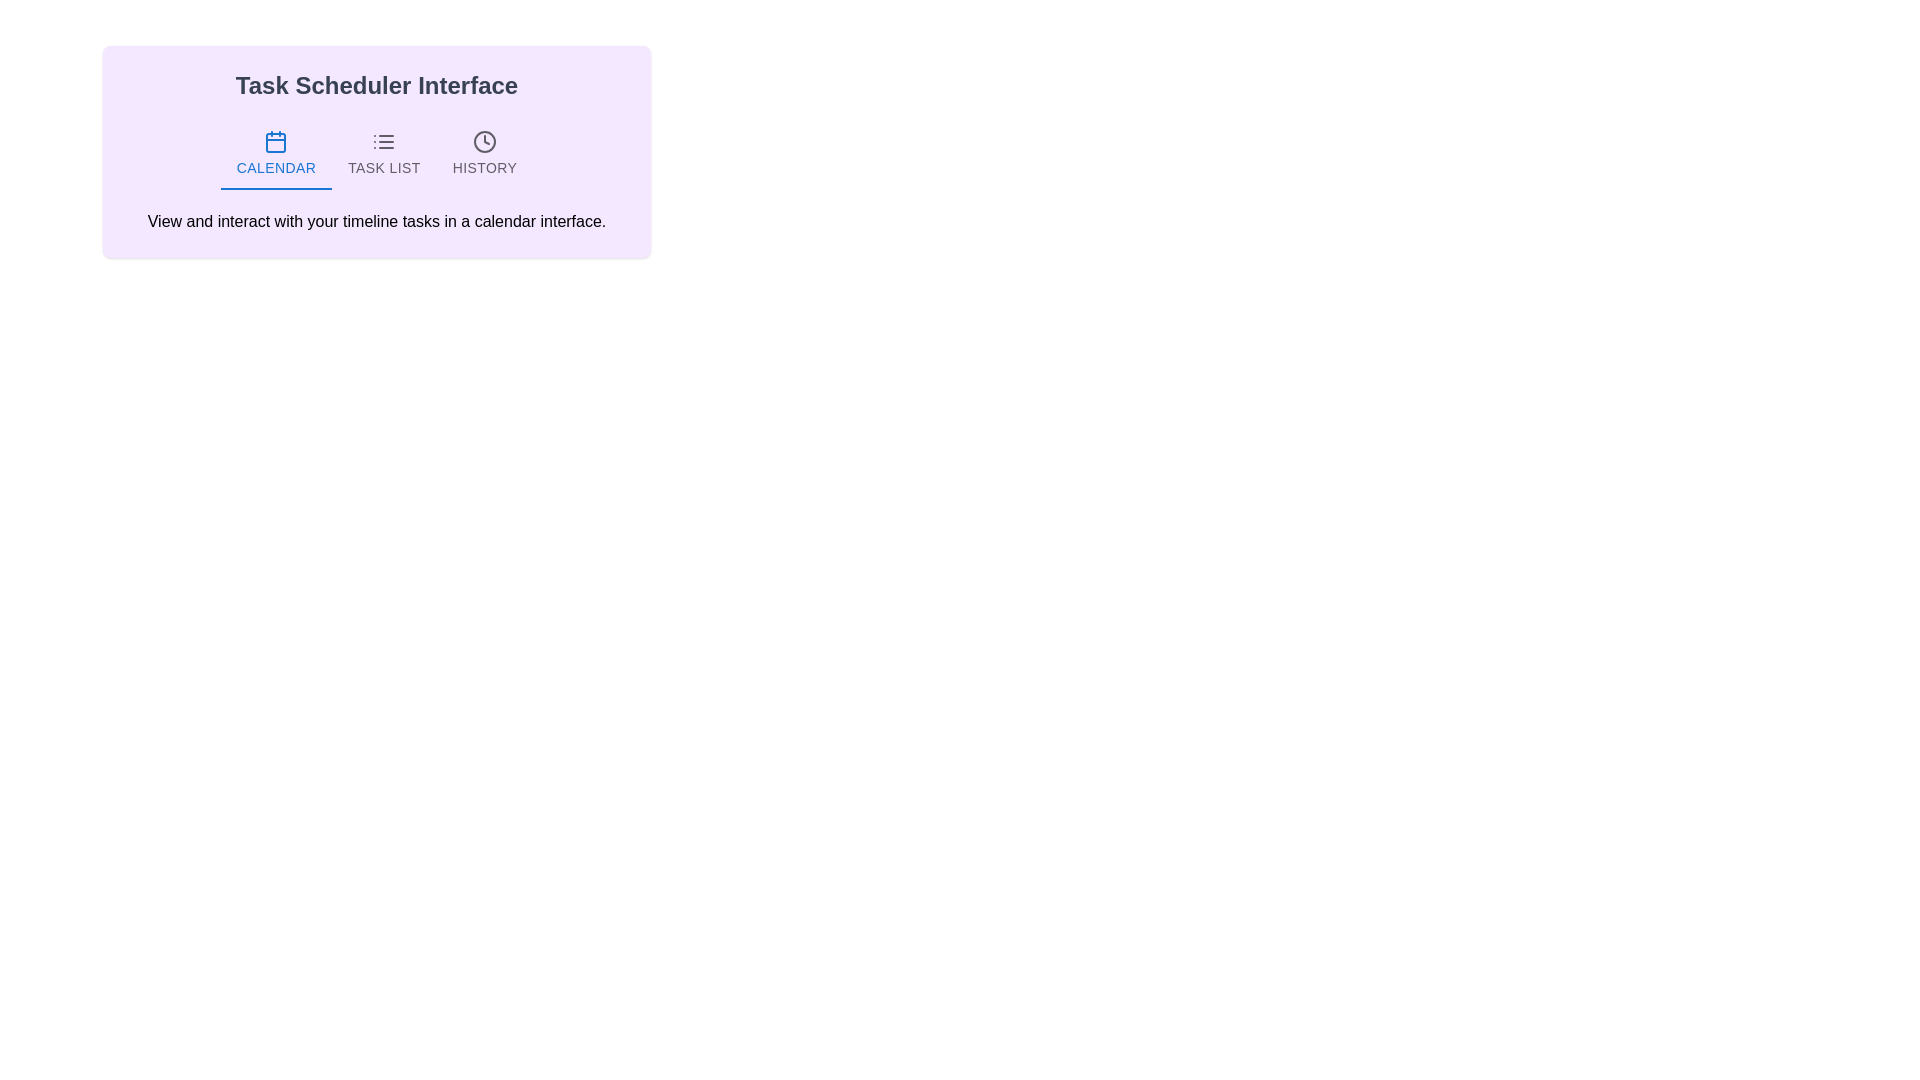 The height and width of the screenshot is (1080, 1920). I want to click on the rounded rectangle graphical background of the calendar icon, which is the leftmost icon in the tab bar beneath the 'Task Scheduler Interface' heading, so click(275, 142).